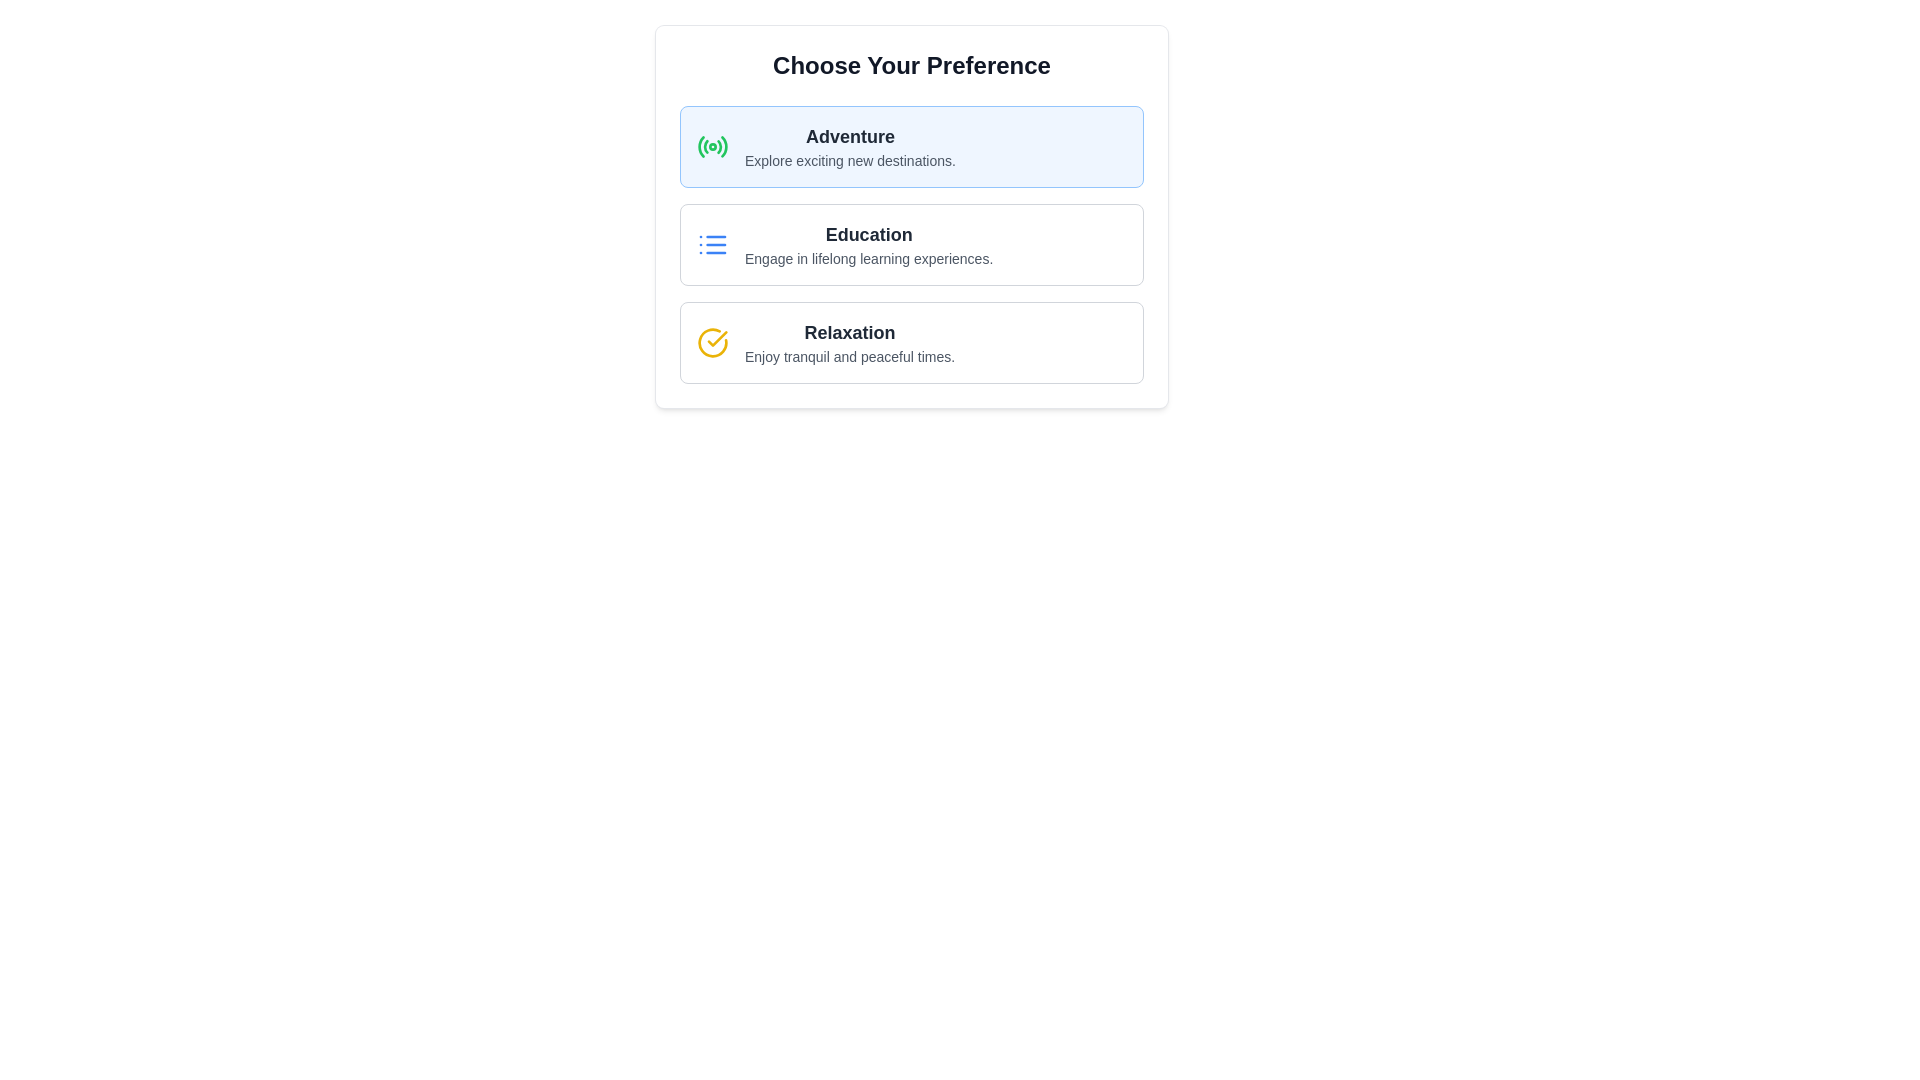 The image size is (1920, 1080). What do you see at coordinates (911, 342) in the screenshot?
I see `the 'Relaxation' option card, which is the third card in a vertical list of options` at bounding box center [911, 342].